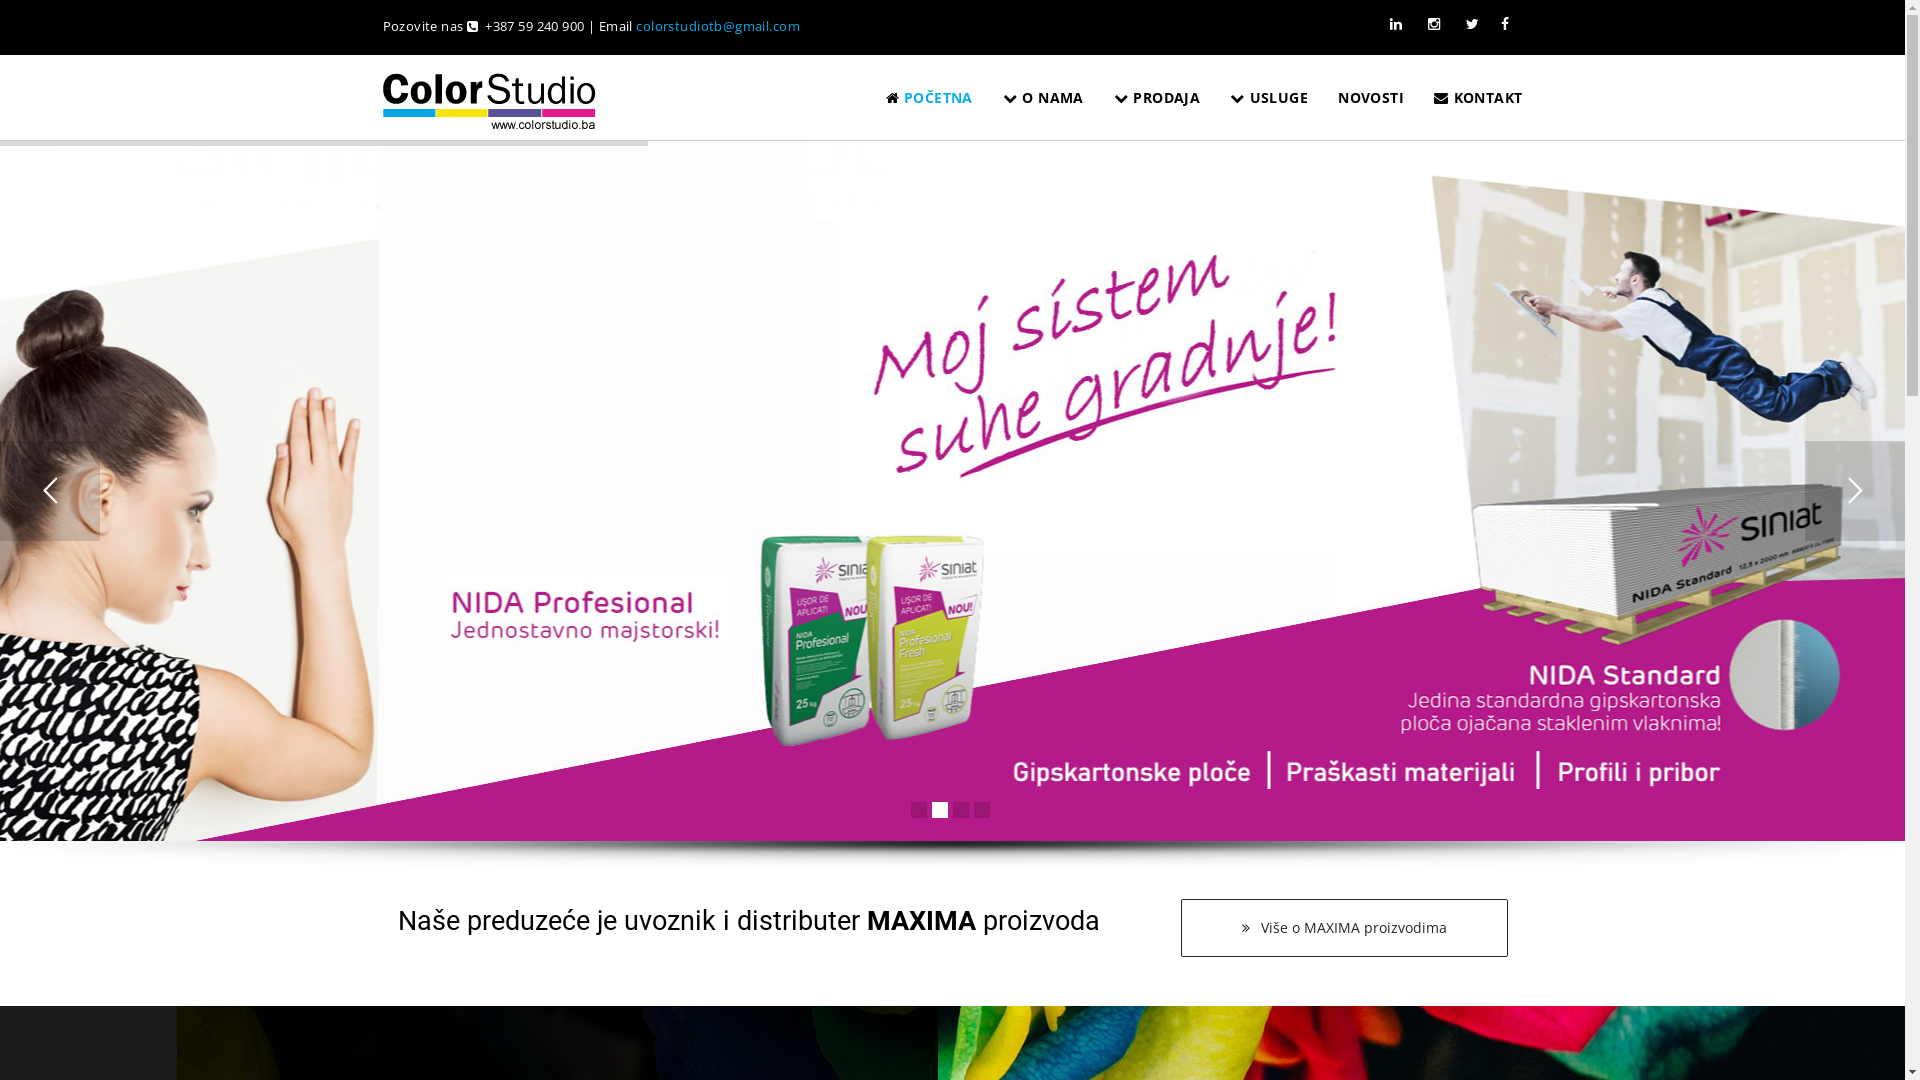  Describe the element at coordinates (1478, 97) in the screenshot. I see `'KONTAKT'` at that location.